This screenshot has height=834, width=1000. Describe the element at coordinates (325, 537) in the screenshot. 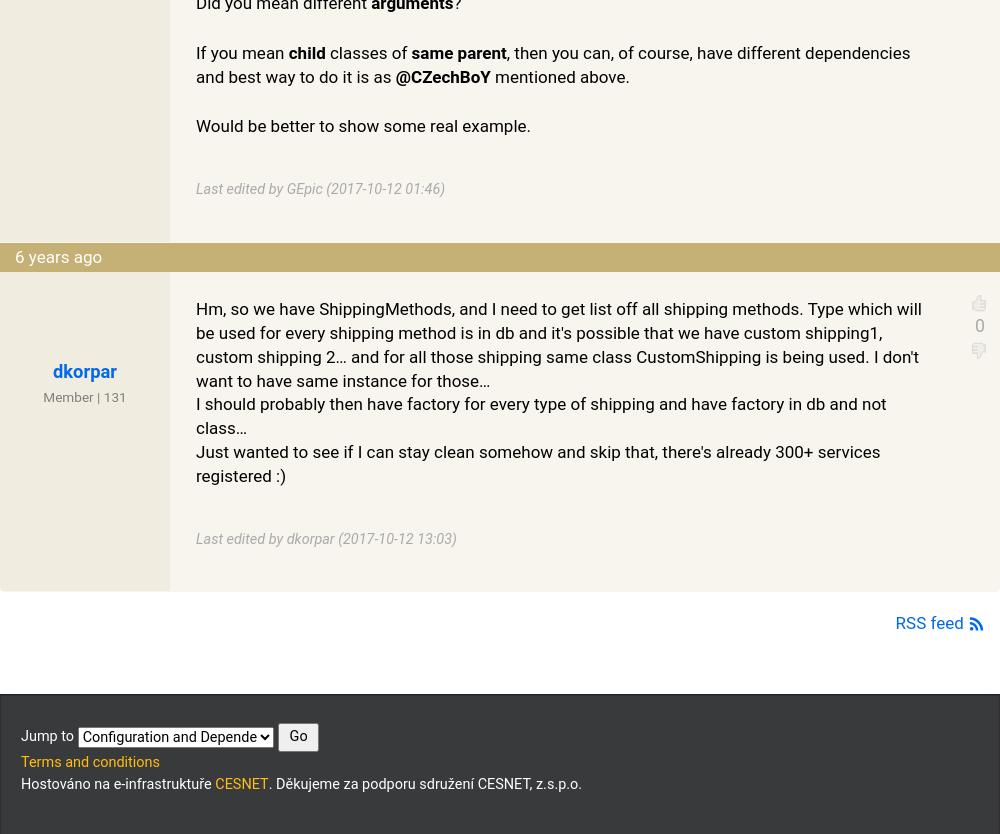

I see `'Last edited by dkorpar (2017-10-12 13:03)'` at that location.